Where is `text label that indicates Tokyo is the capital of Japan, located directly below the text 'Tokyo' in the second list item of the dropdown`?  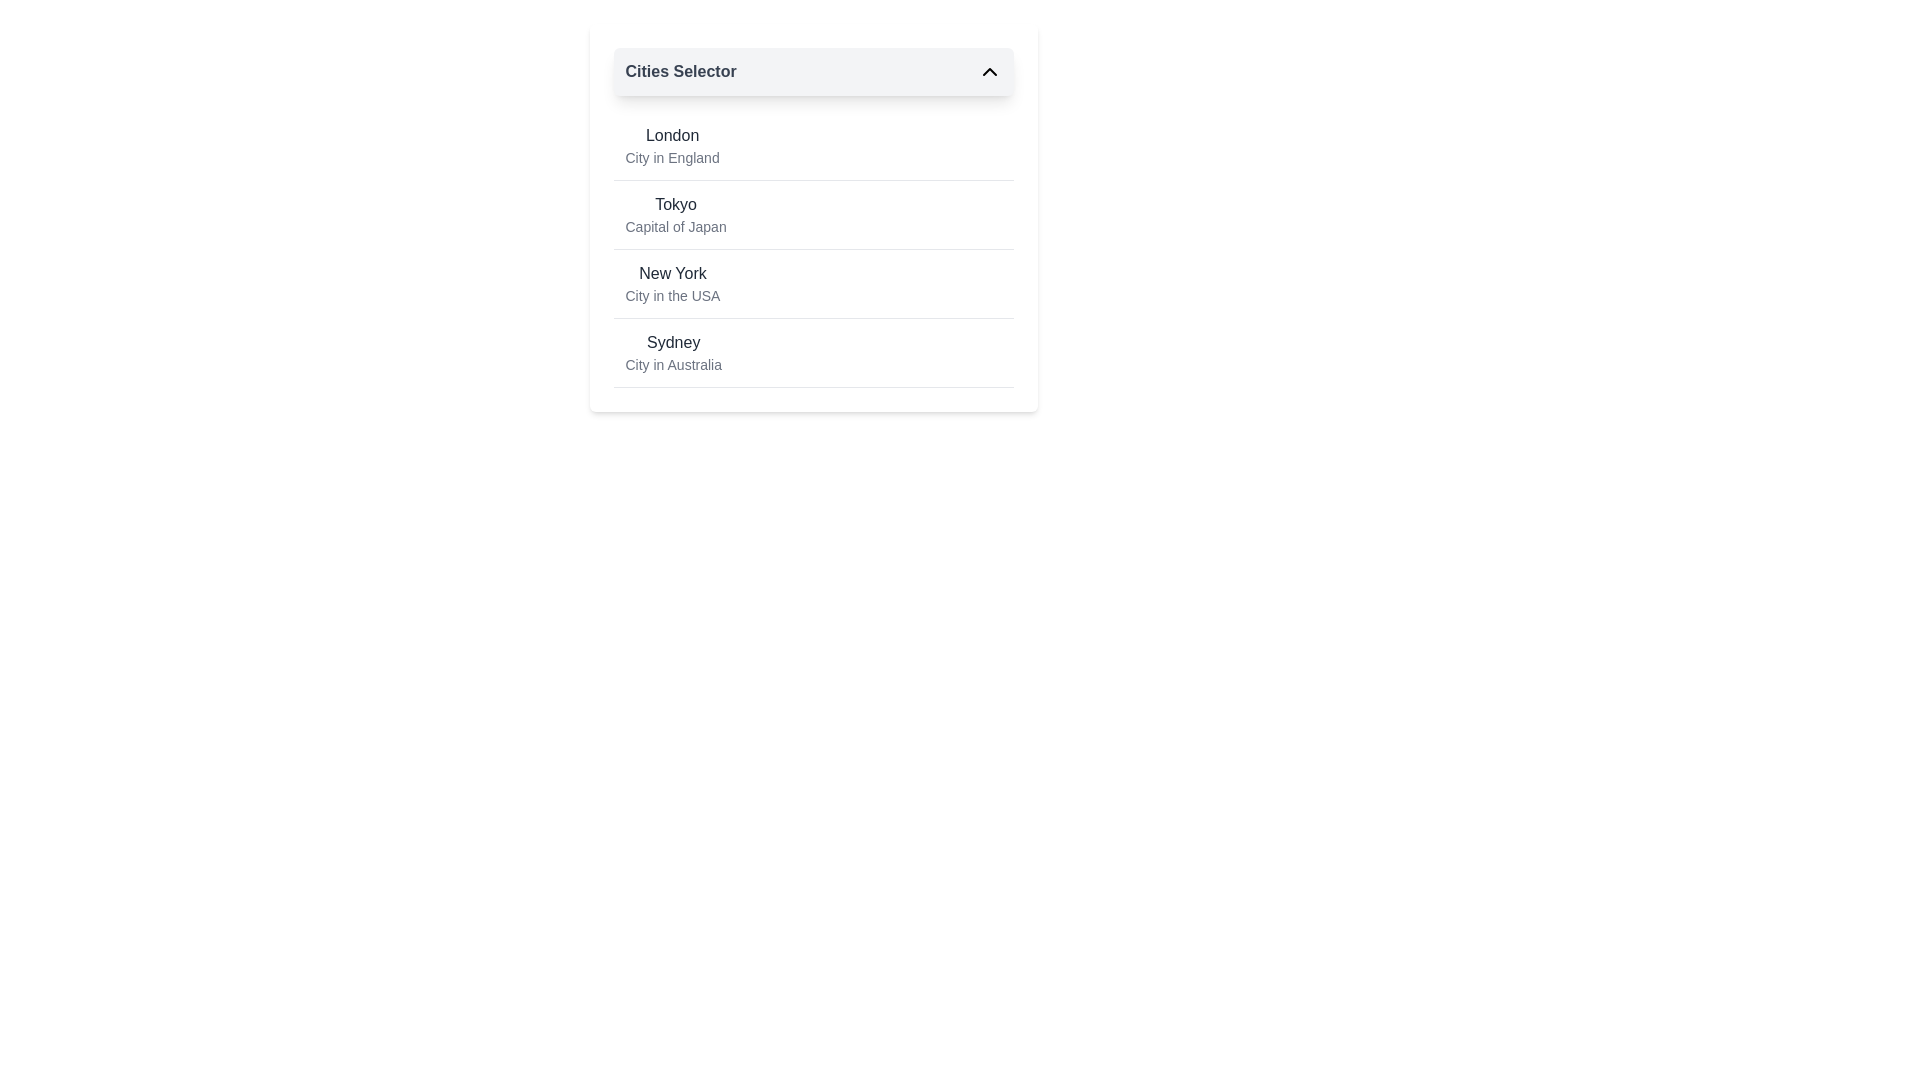 text label that indicates Tokyo is the capital of Japan, located directly below the text 'Tokyo' in the second list item of the dropdown is located at coordinates (676, 226).